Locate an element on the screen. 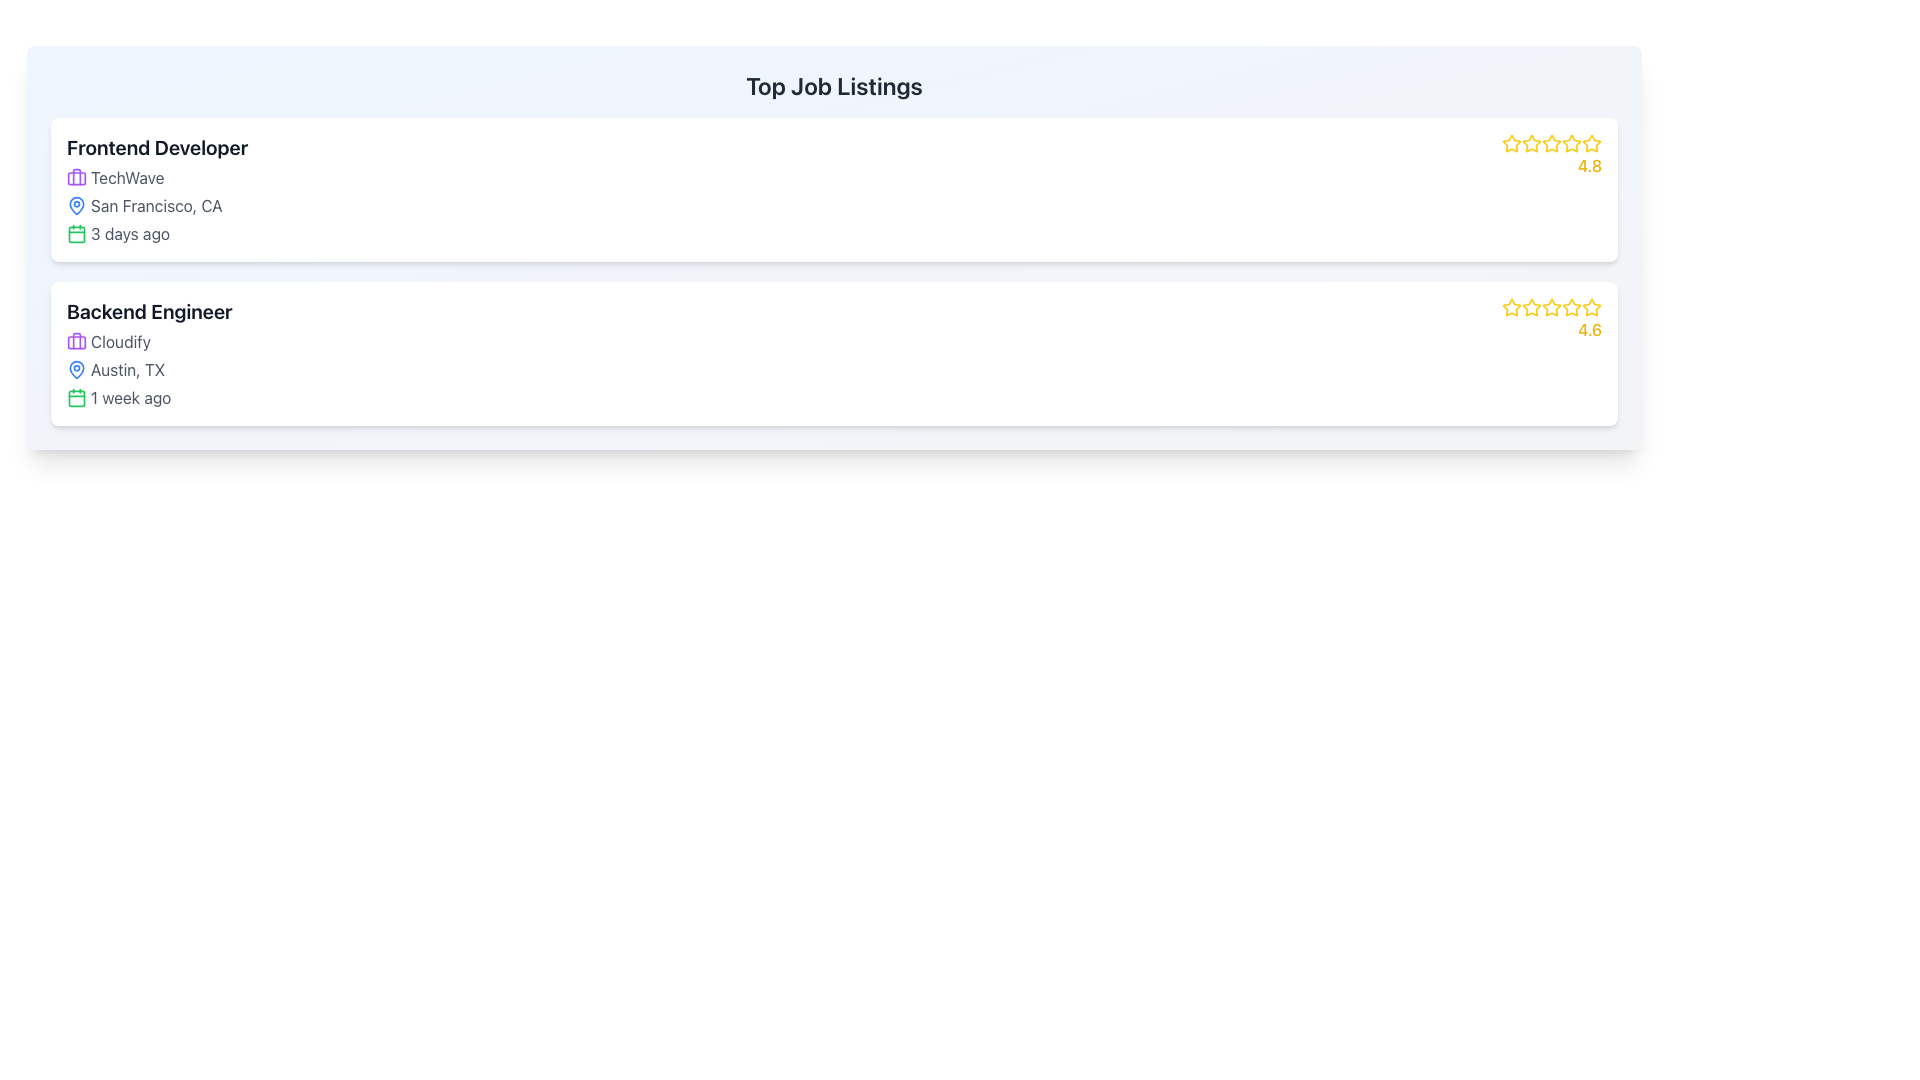 This screenshot has width=1920, height=1080. the yellow outlined star icon, which is the fourth star in a sequence of five, positioned near the right corner of the top item in the list is located at coordinates (1550, 142).